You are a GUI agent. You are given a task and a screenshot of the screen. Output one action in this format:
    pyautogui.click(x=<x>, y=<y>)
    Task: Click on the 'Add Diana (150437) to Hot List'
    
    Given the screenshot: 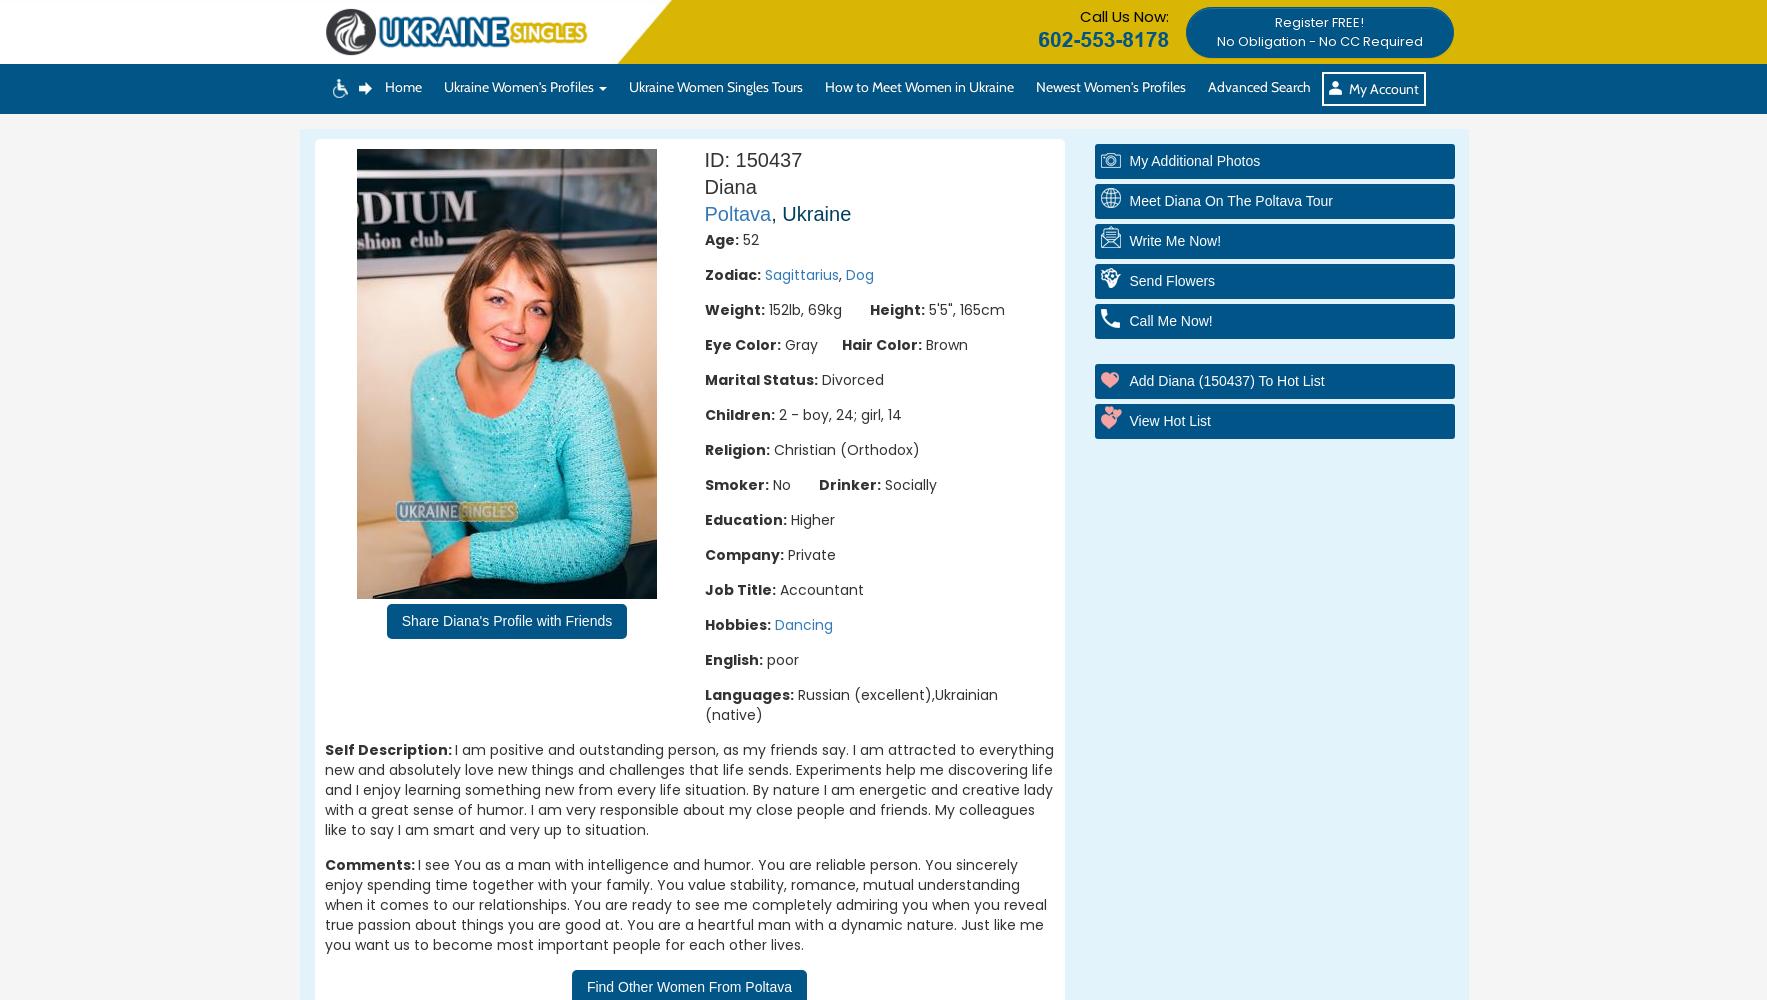 What is the action you would take?
    pyautogui.click(x=1225, y=381)
    